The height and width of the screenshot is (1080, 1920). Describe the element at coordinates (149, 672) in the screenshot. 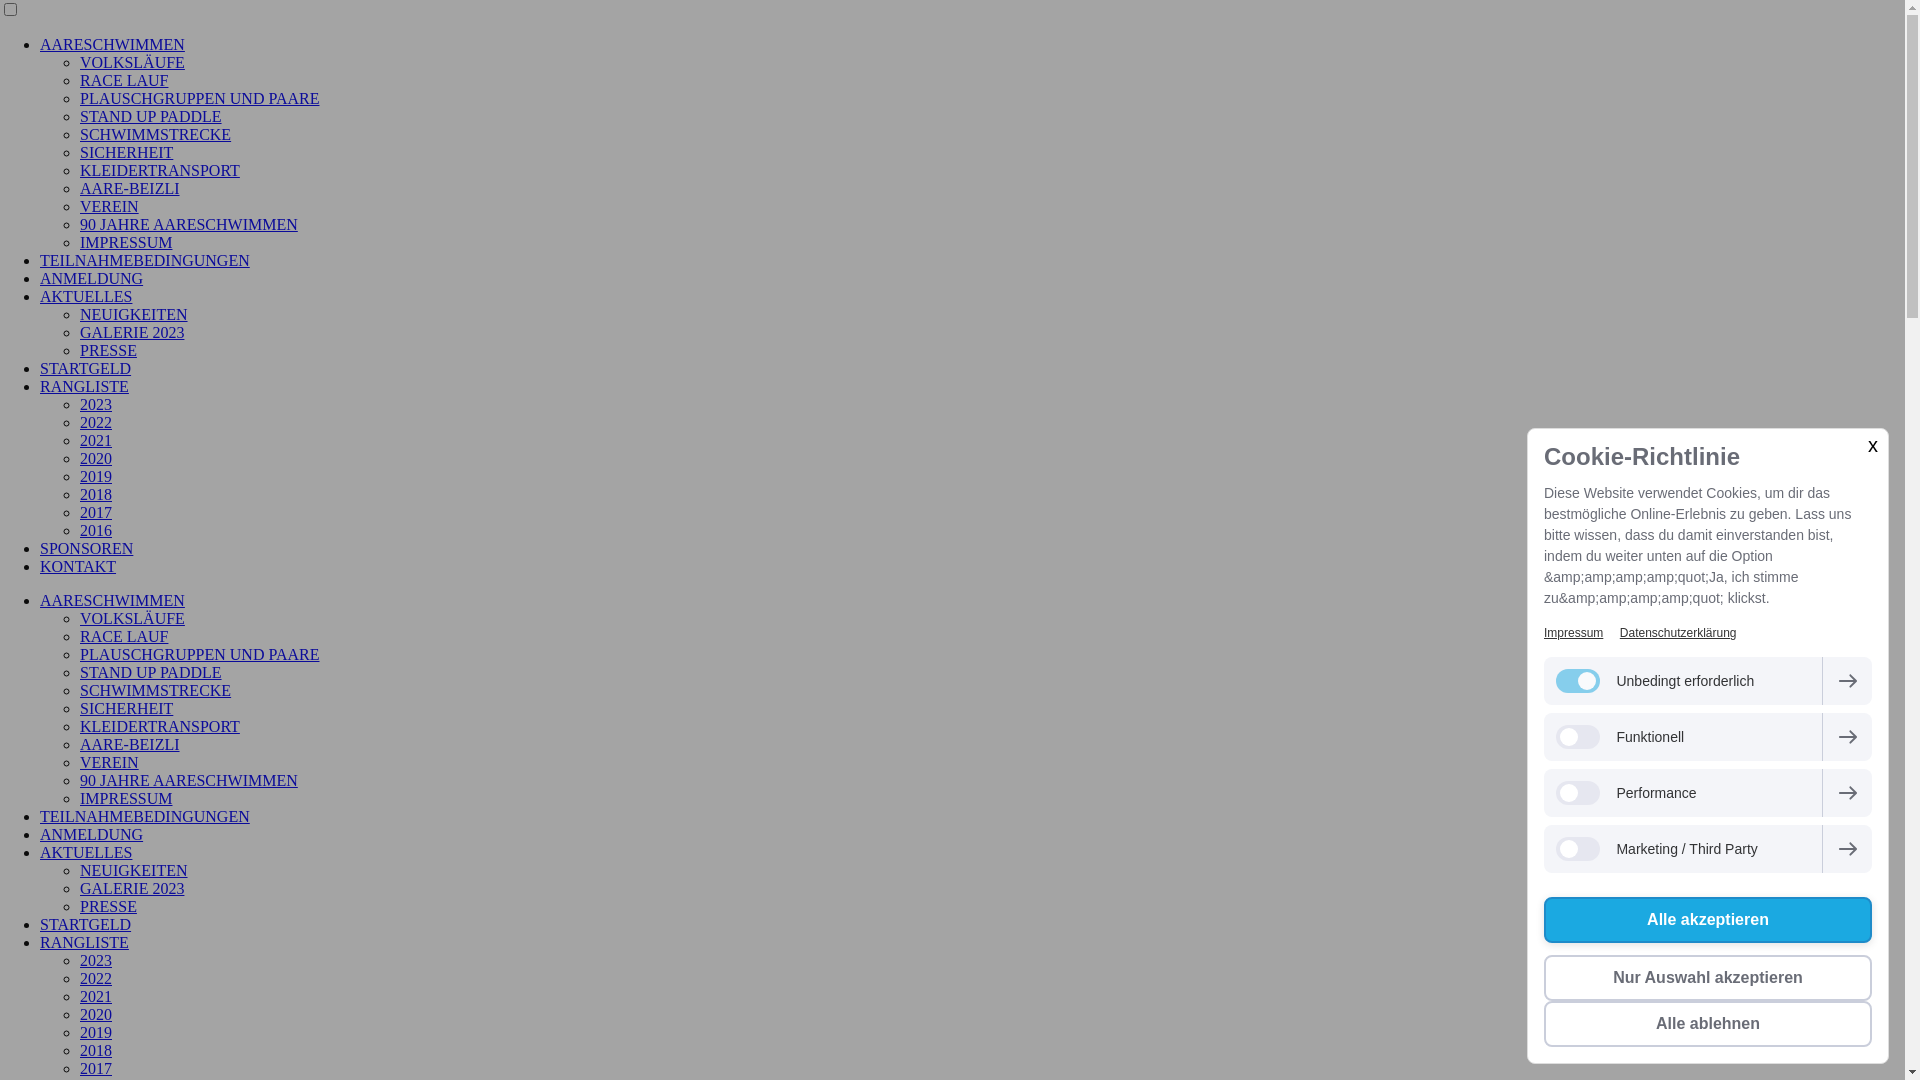

I see `'STAND UP PADDLE'` at that location.